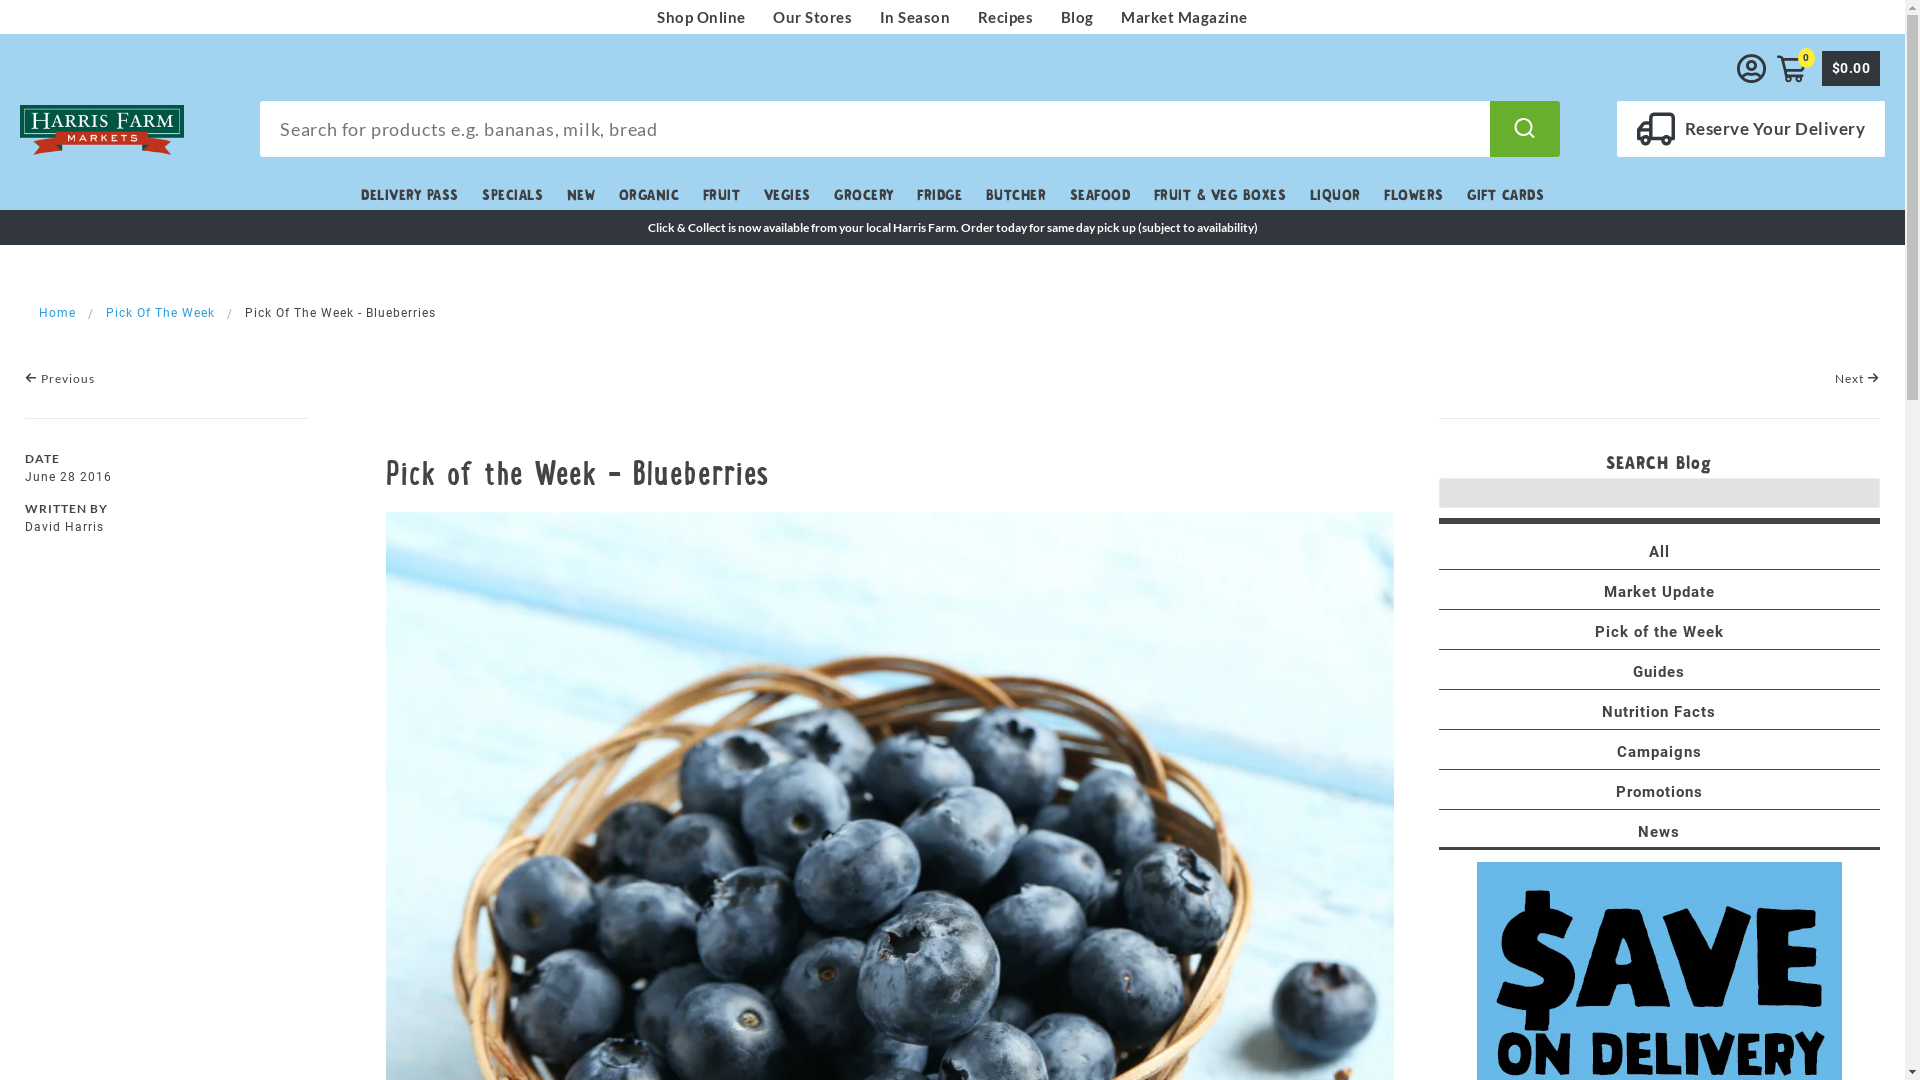  What do you see at coordinates (760, 16) in the screenshot?
I see `'Our Stores'` at bounding box center [760, 16].